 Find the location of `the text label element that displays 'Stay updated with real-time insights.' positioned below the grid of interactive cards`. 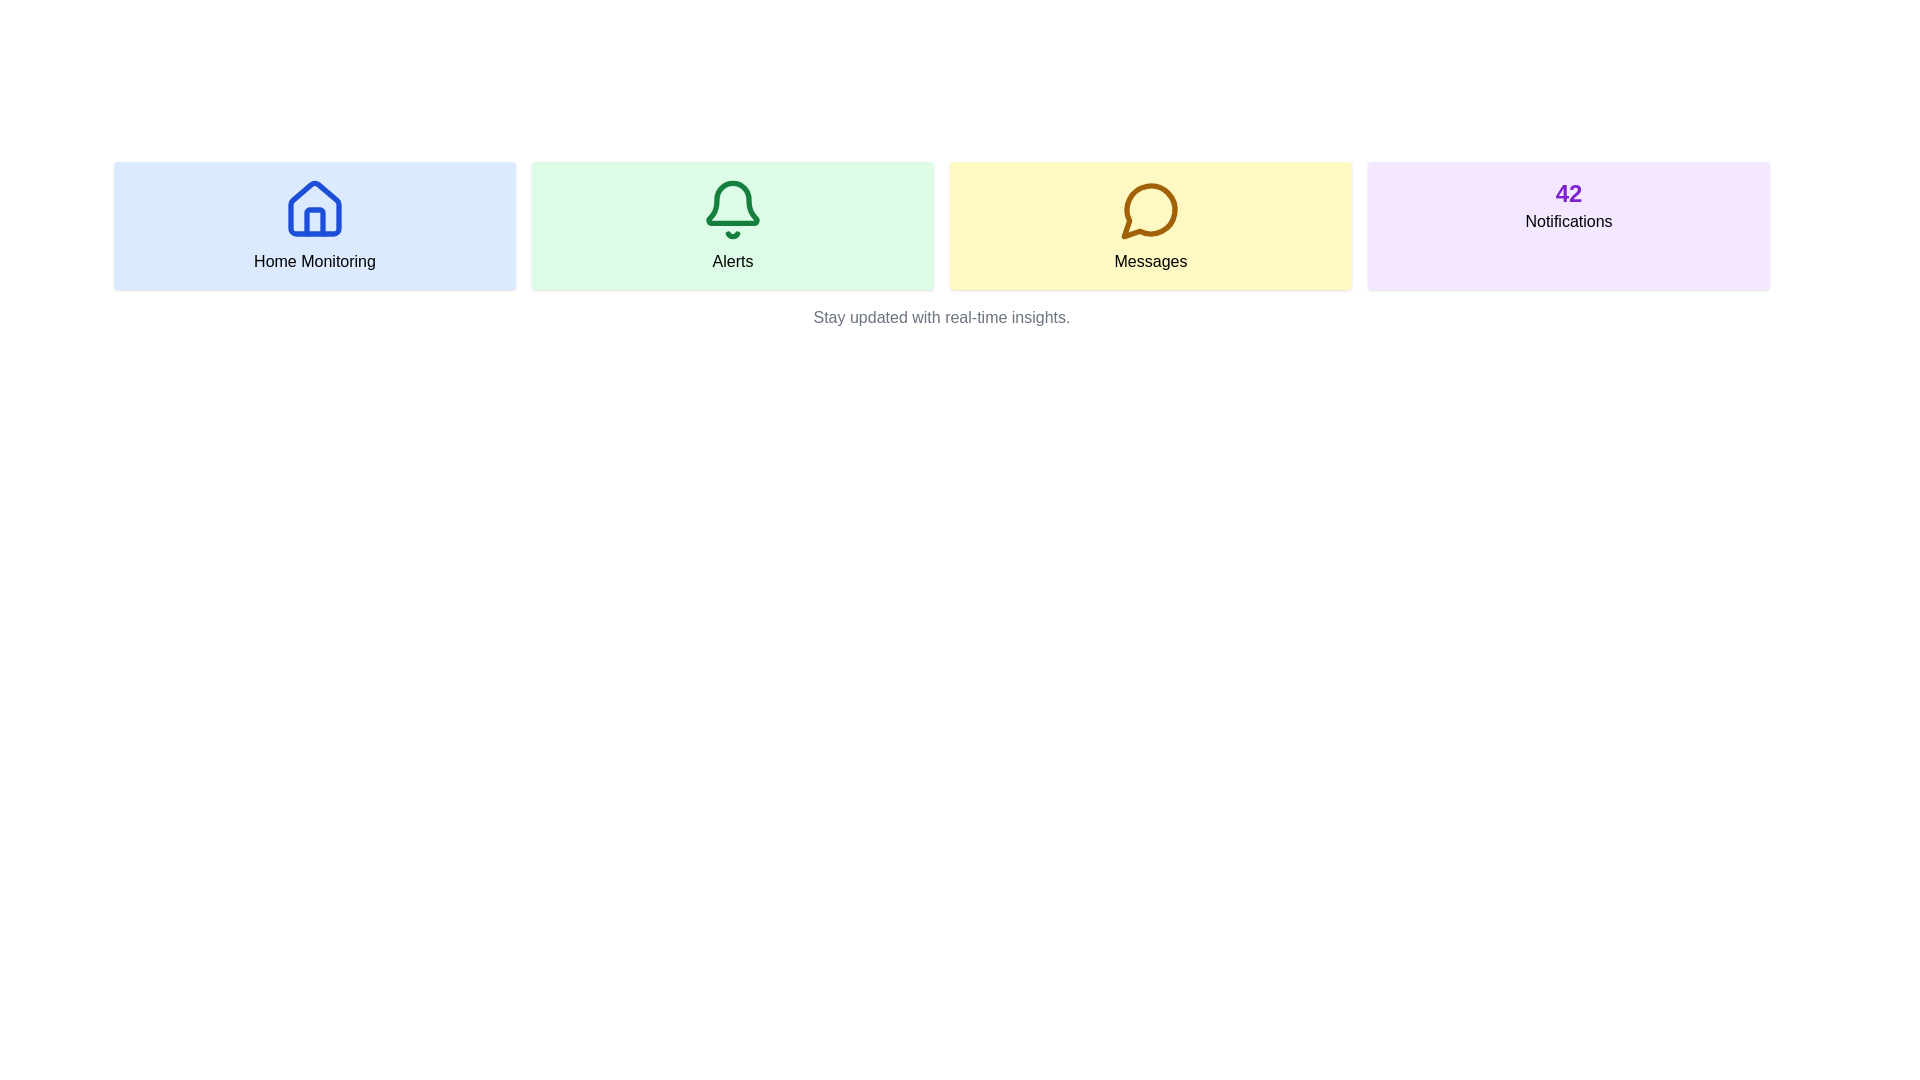

the text label element that displays 'Stay updated with real-time insights.' positioned below the grid of interactive cards is located at coordinates (940, 316).